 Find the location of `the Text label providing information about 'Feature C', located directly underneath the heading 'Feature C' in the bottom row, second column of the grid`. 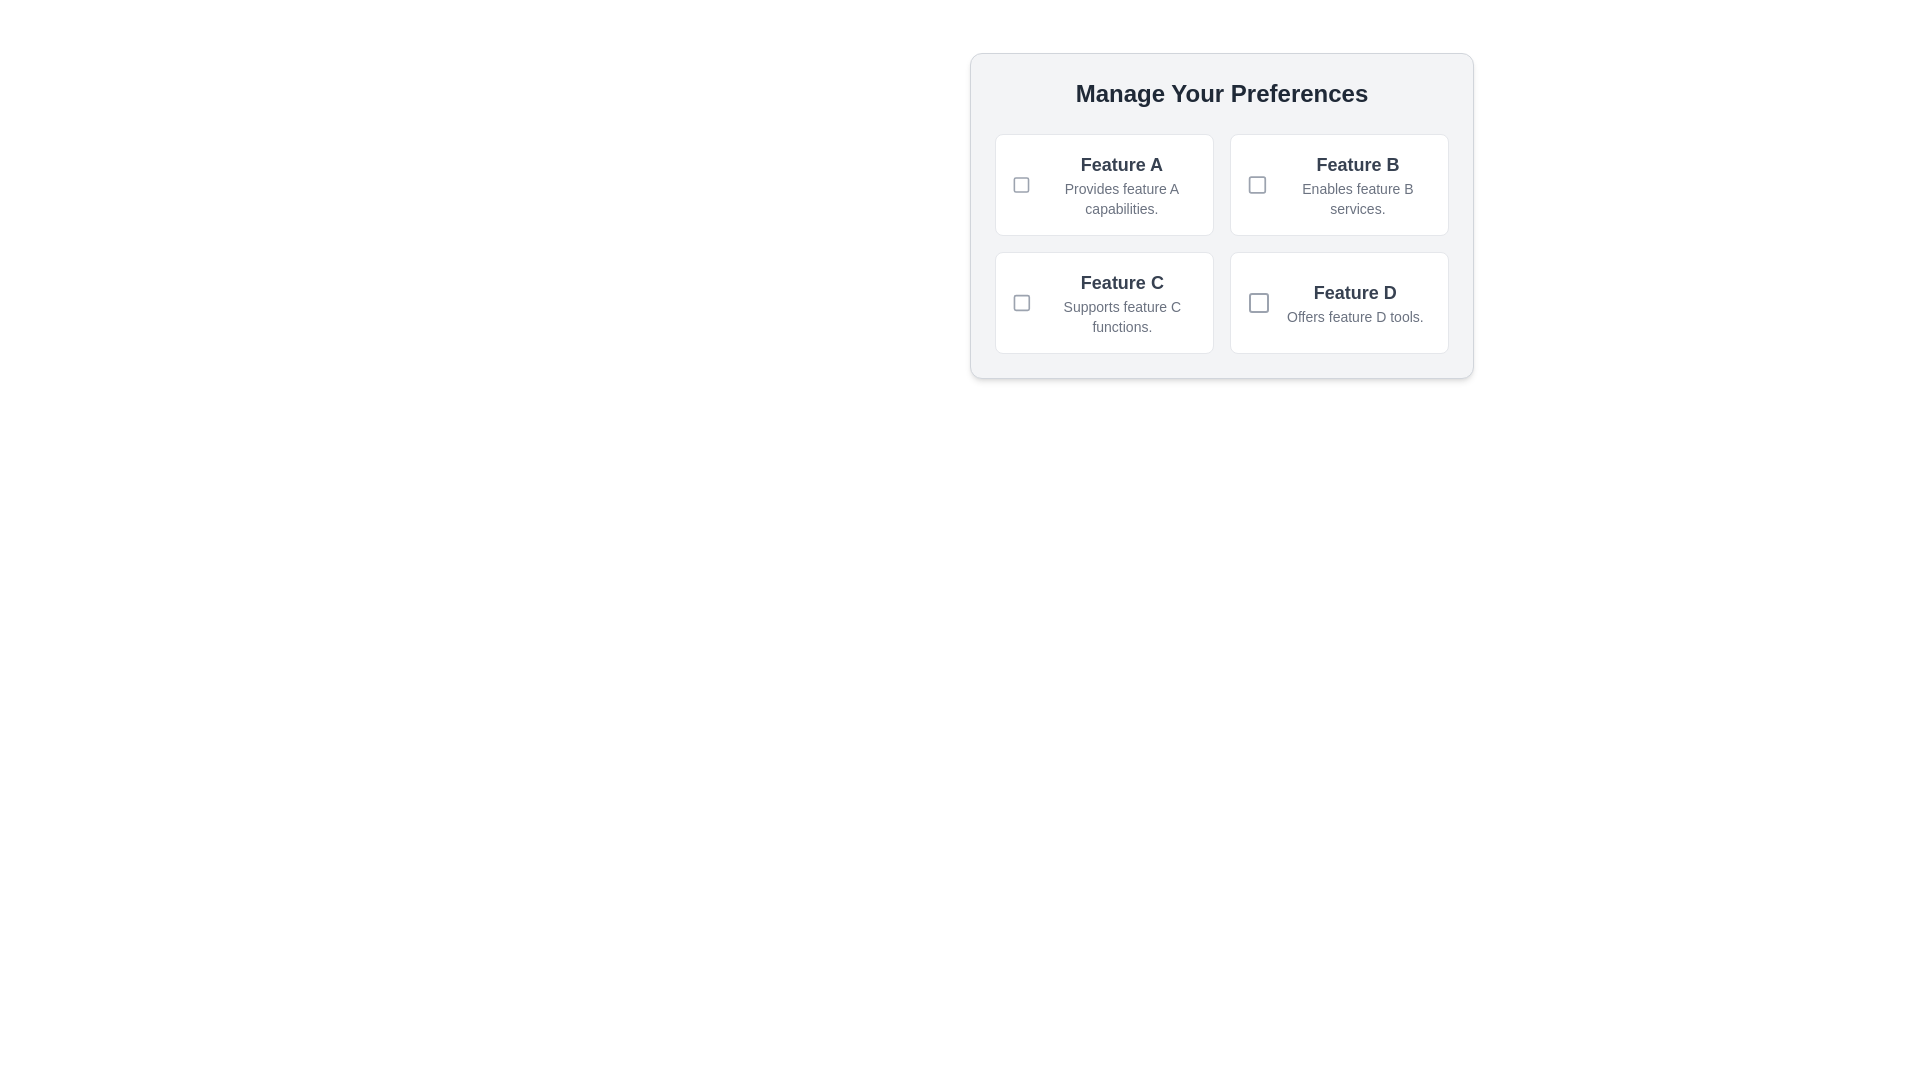

the Text label providing information about 'Feature C', located directly underneath the heading 'Feature C' in the bottom row, second column of the grid is located at coordinates (1122, 315).